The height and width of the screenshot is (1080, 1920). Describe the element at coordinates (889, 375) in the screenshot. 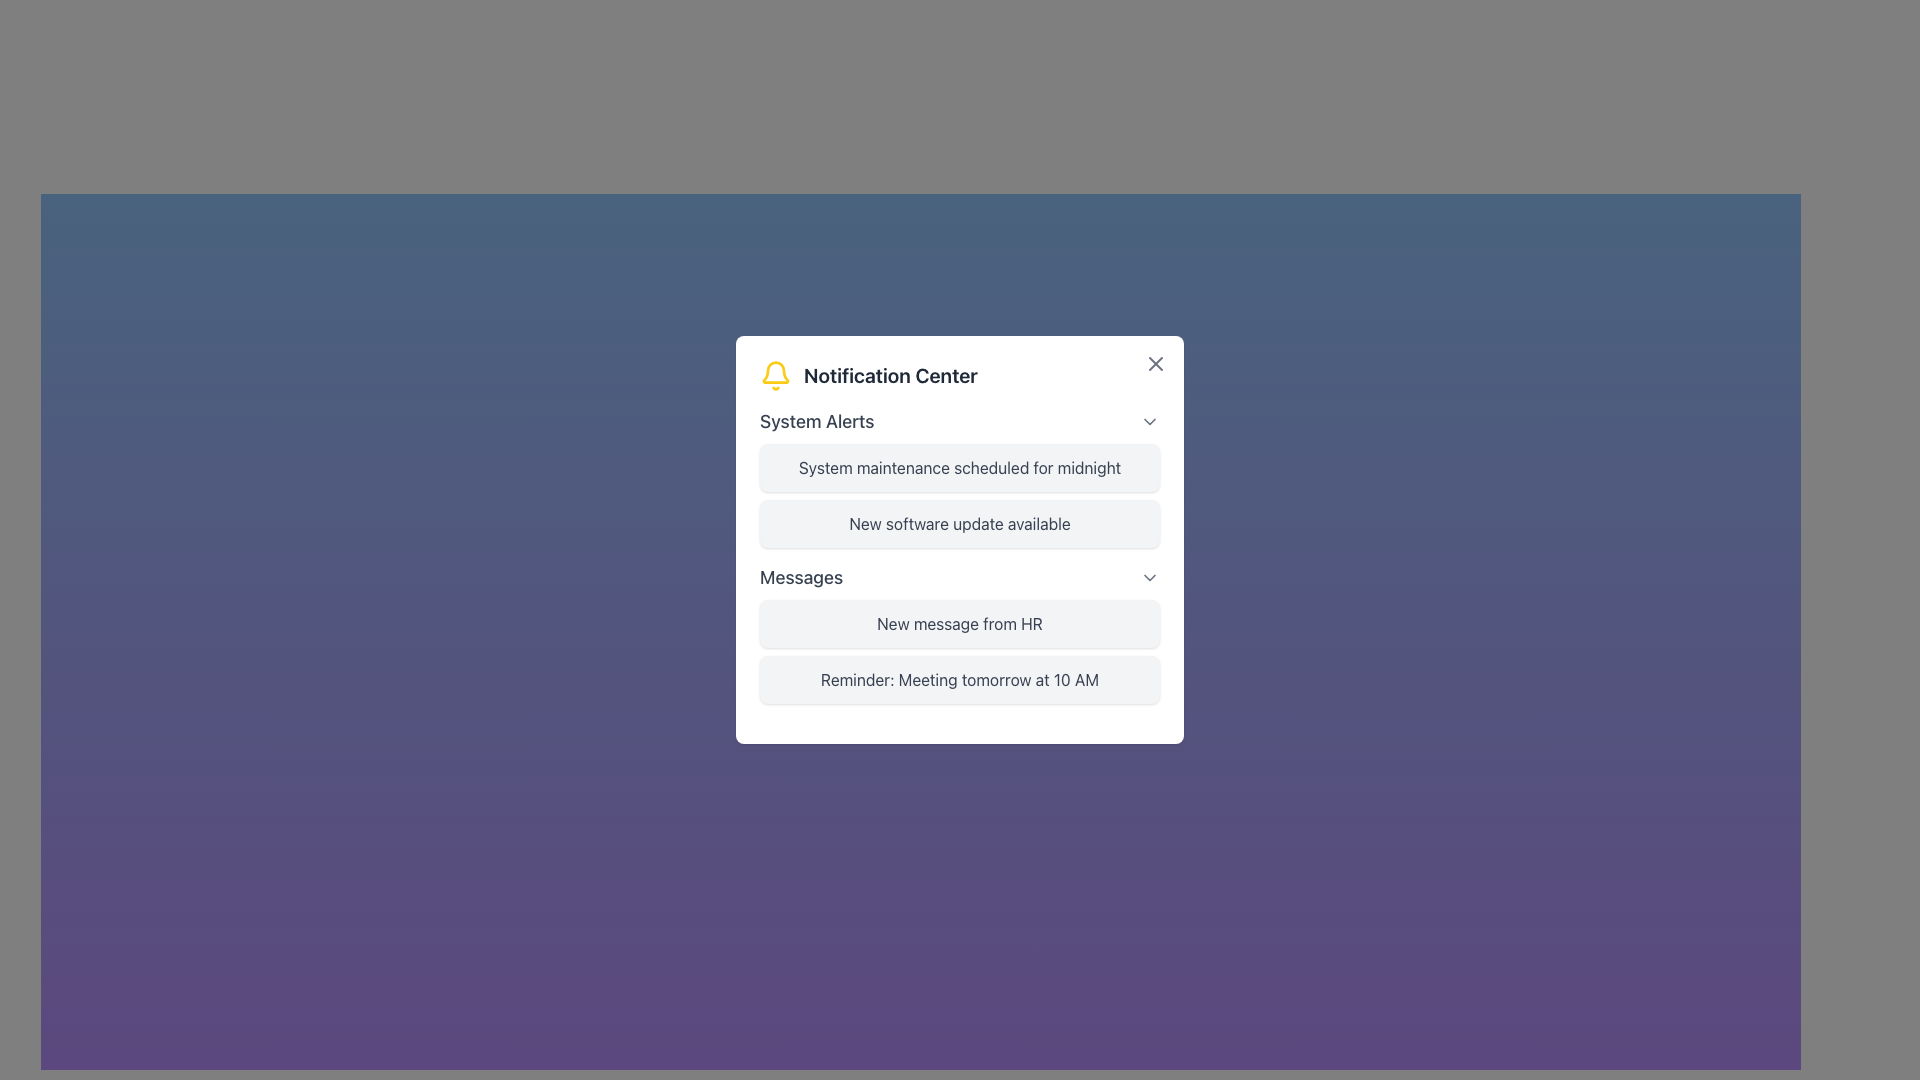

I see `the title text element that identifies the notifications section, which is located to the right of a yellow notification bell icon in a pop-up card interface` at that location.